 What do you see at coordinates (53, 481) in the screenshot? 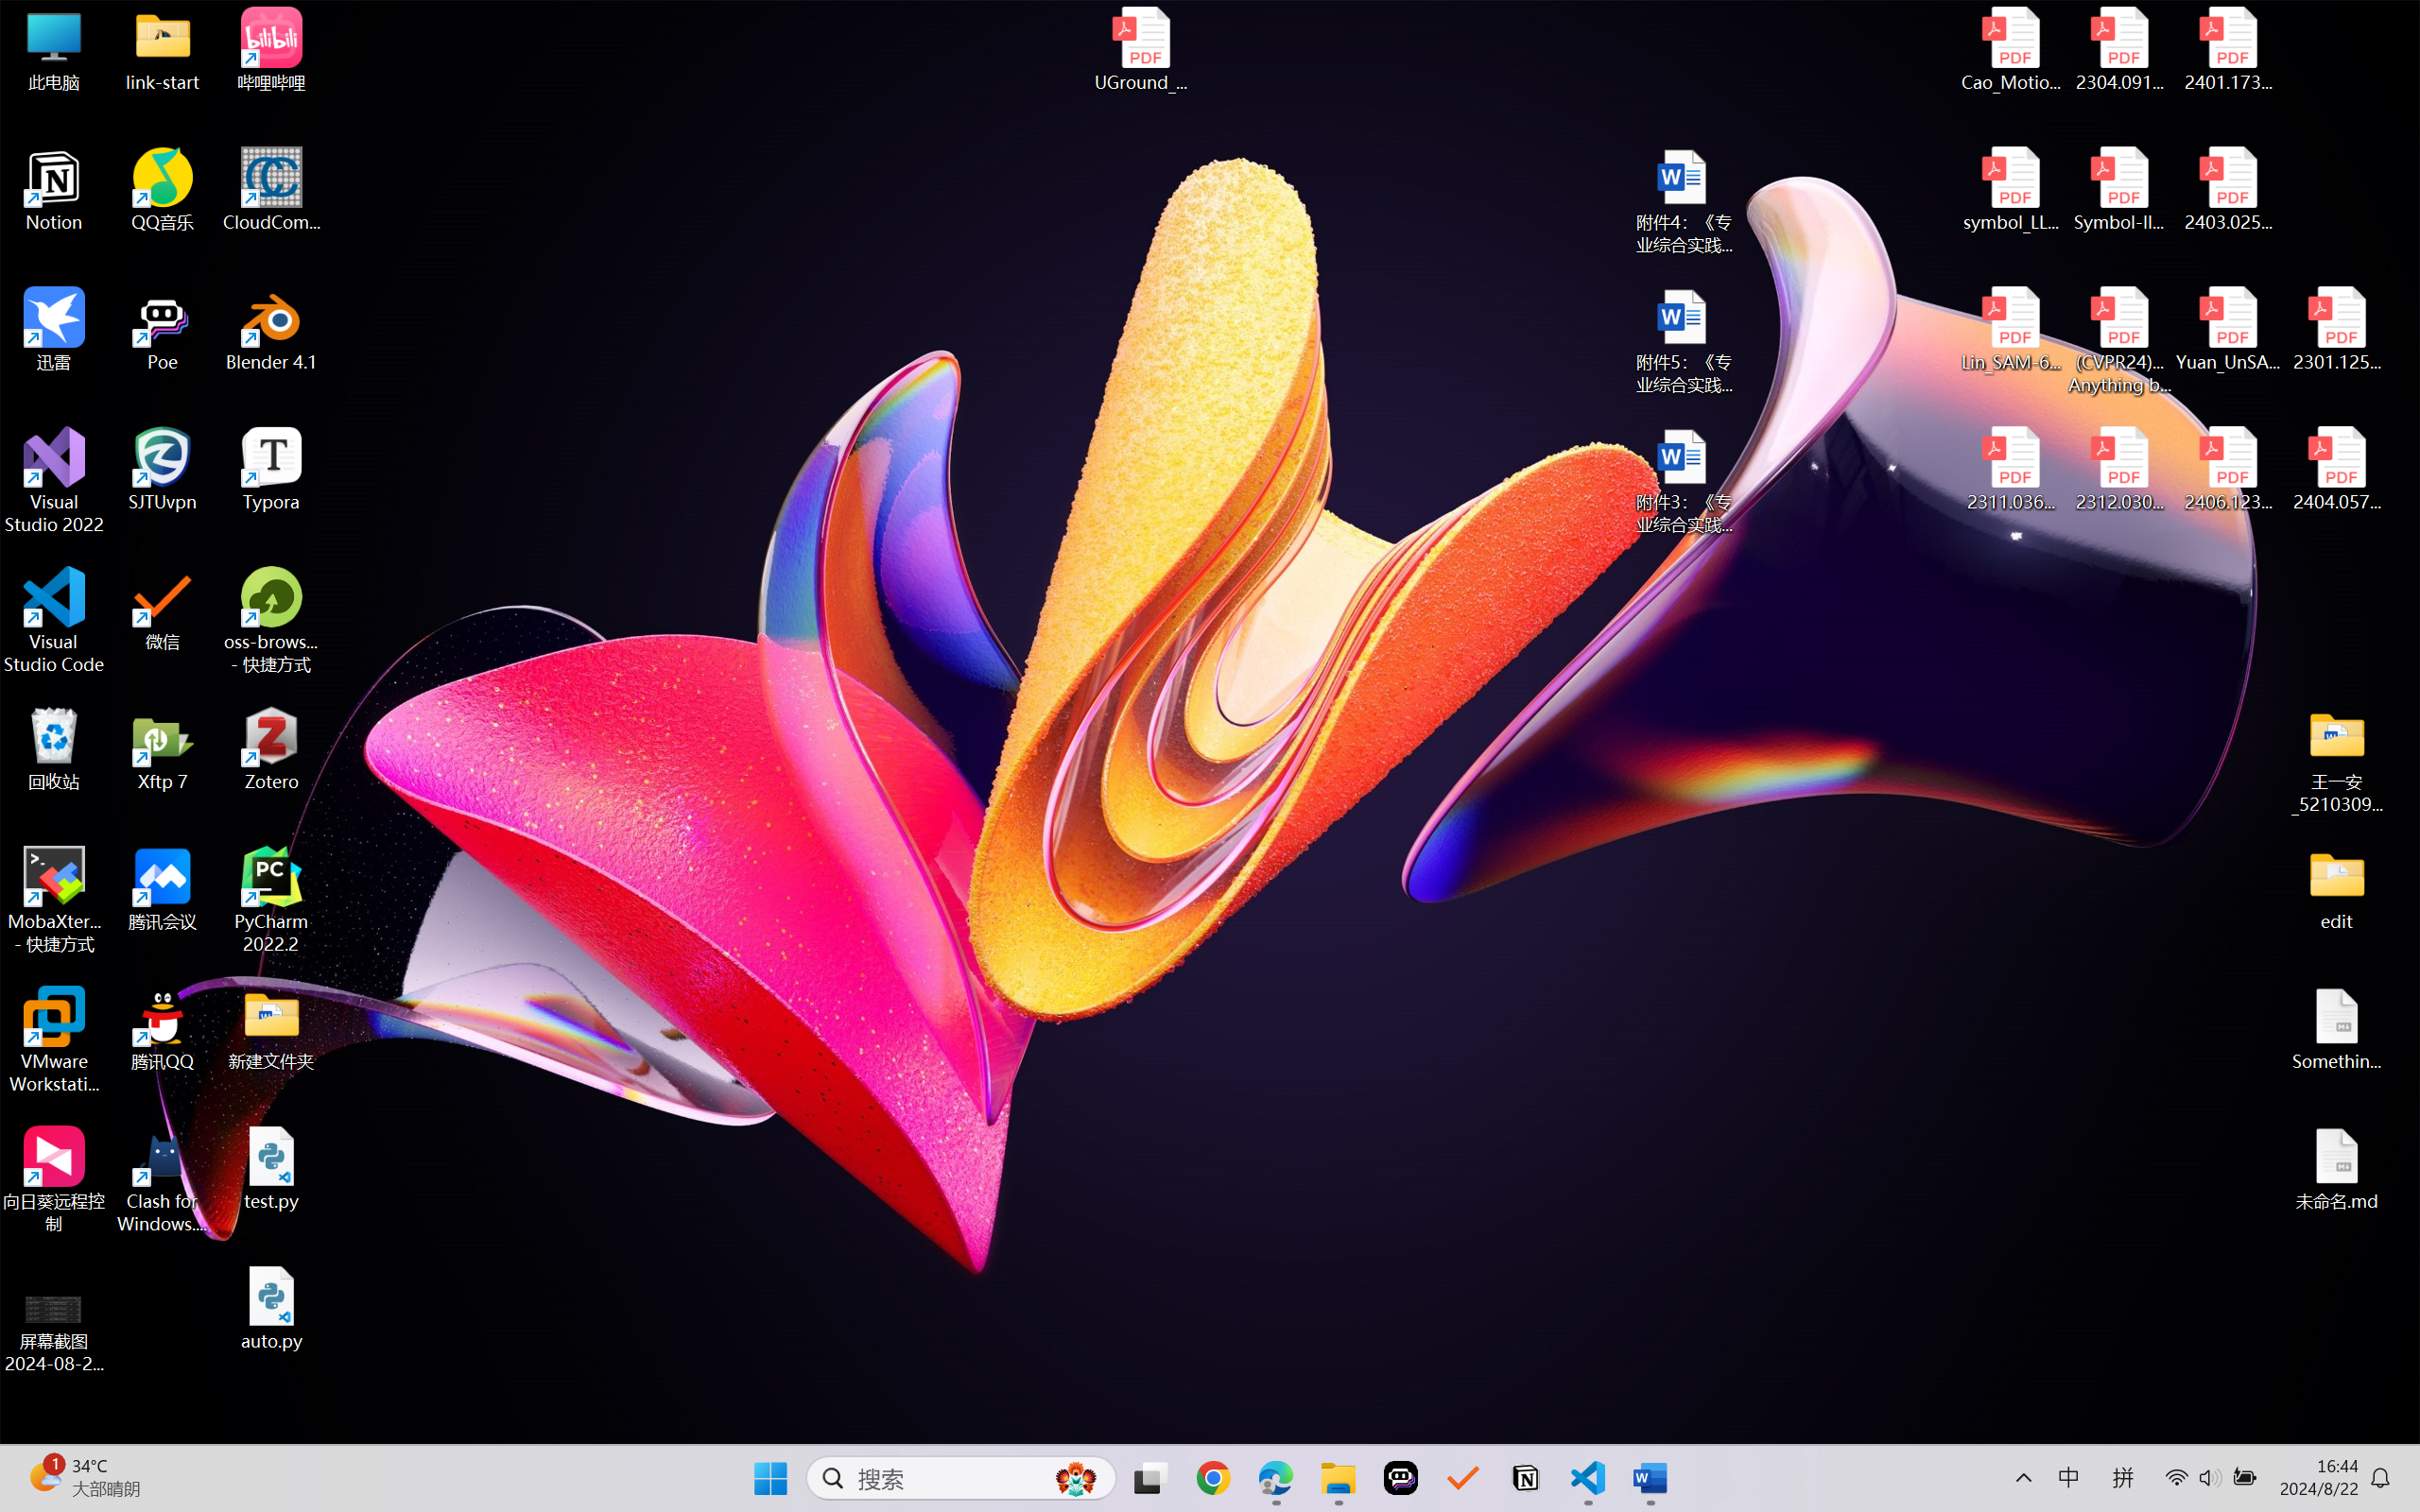
I see `'Visual Studio 2022'` at bounding box center [53, 481].